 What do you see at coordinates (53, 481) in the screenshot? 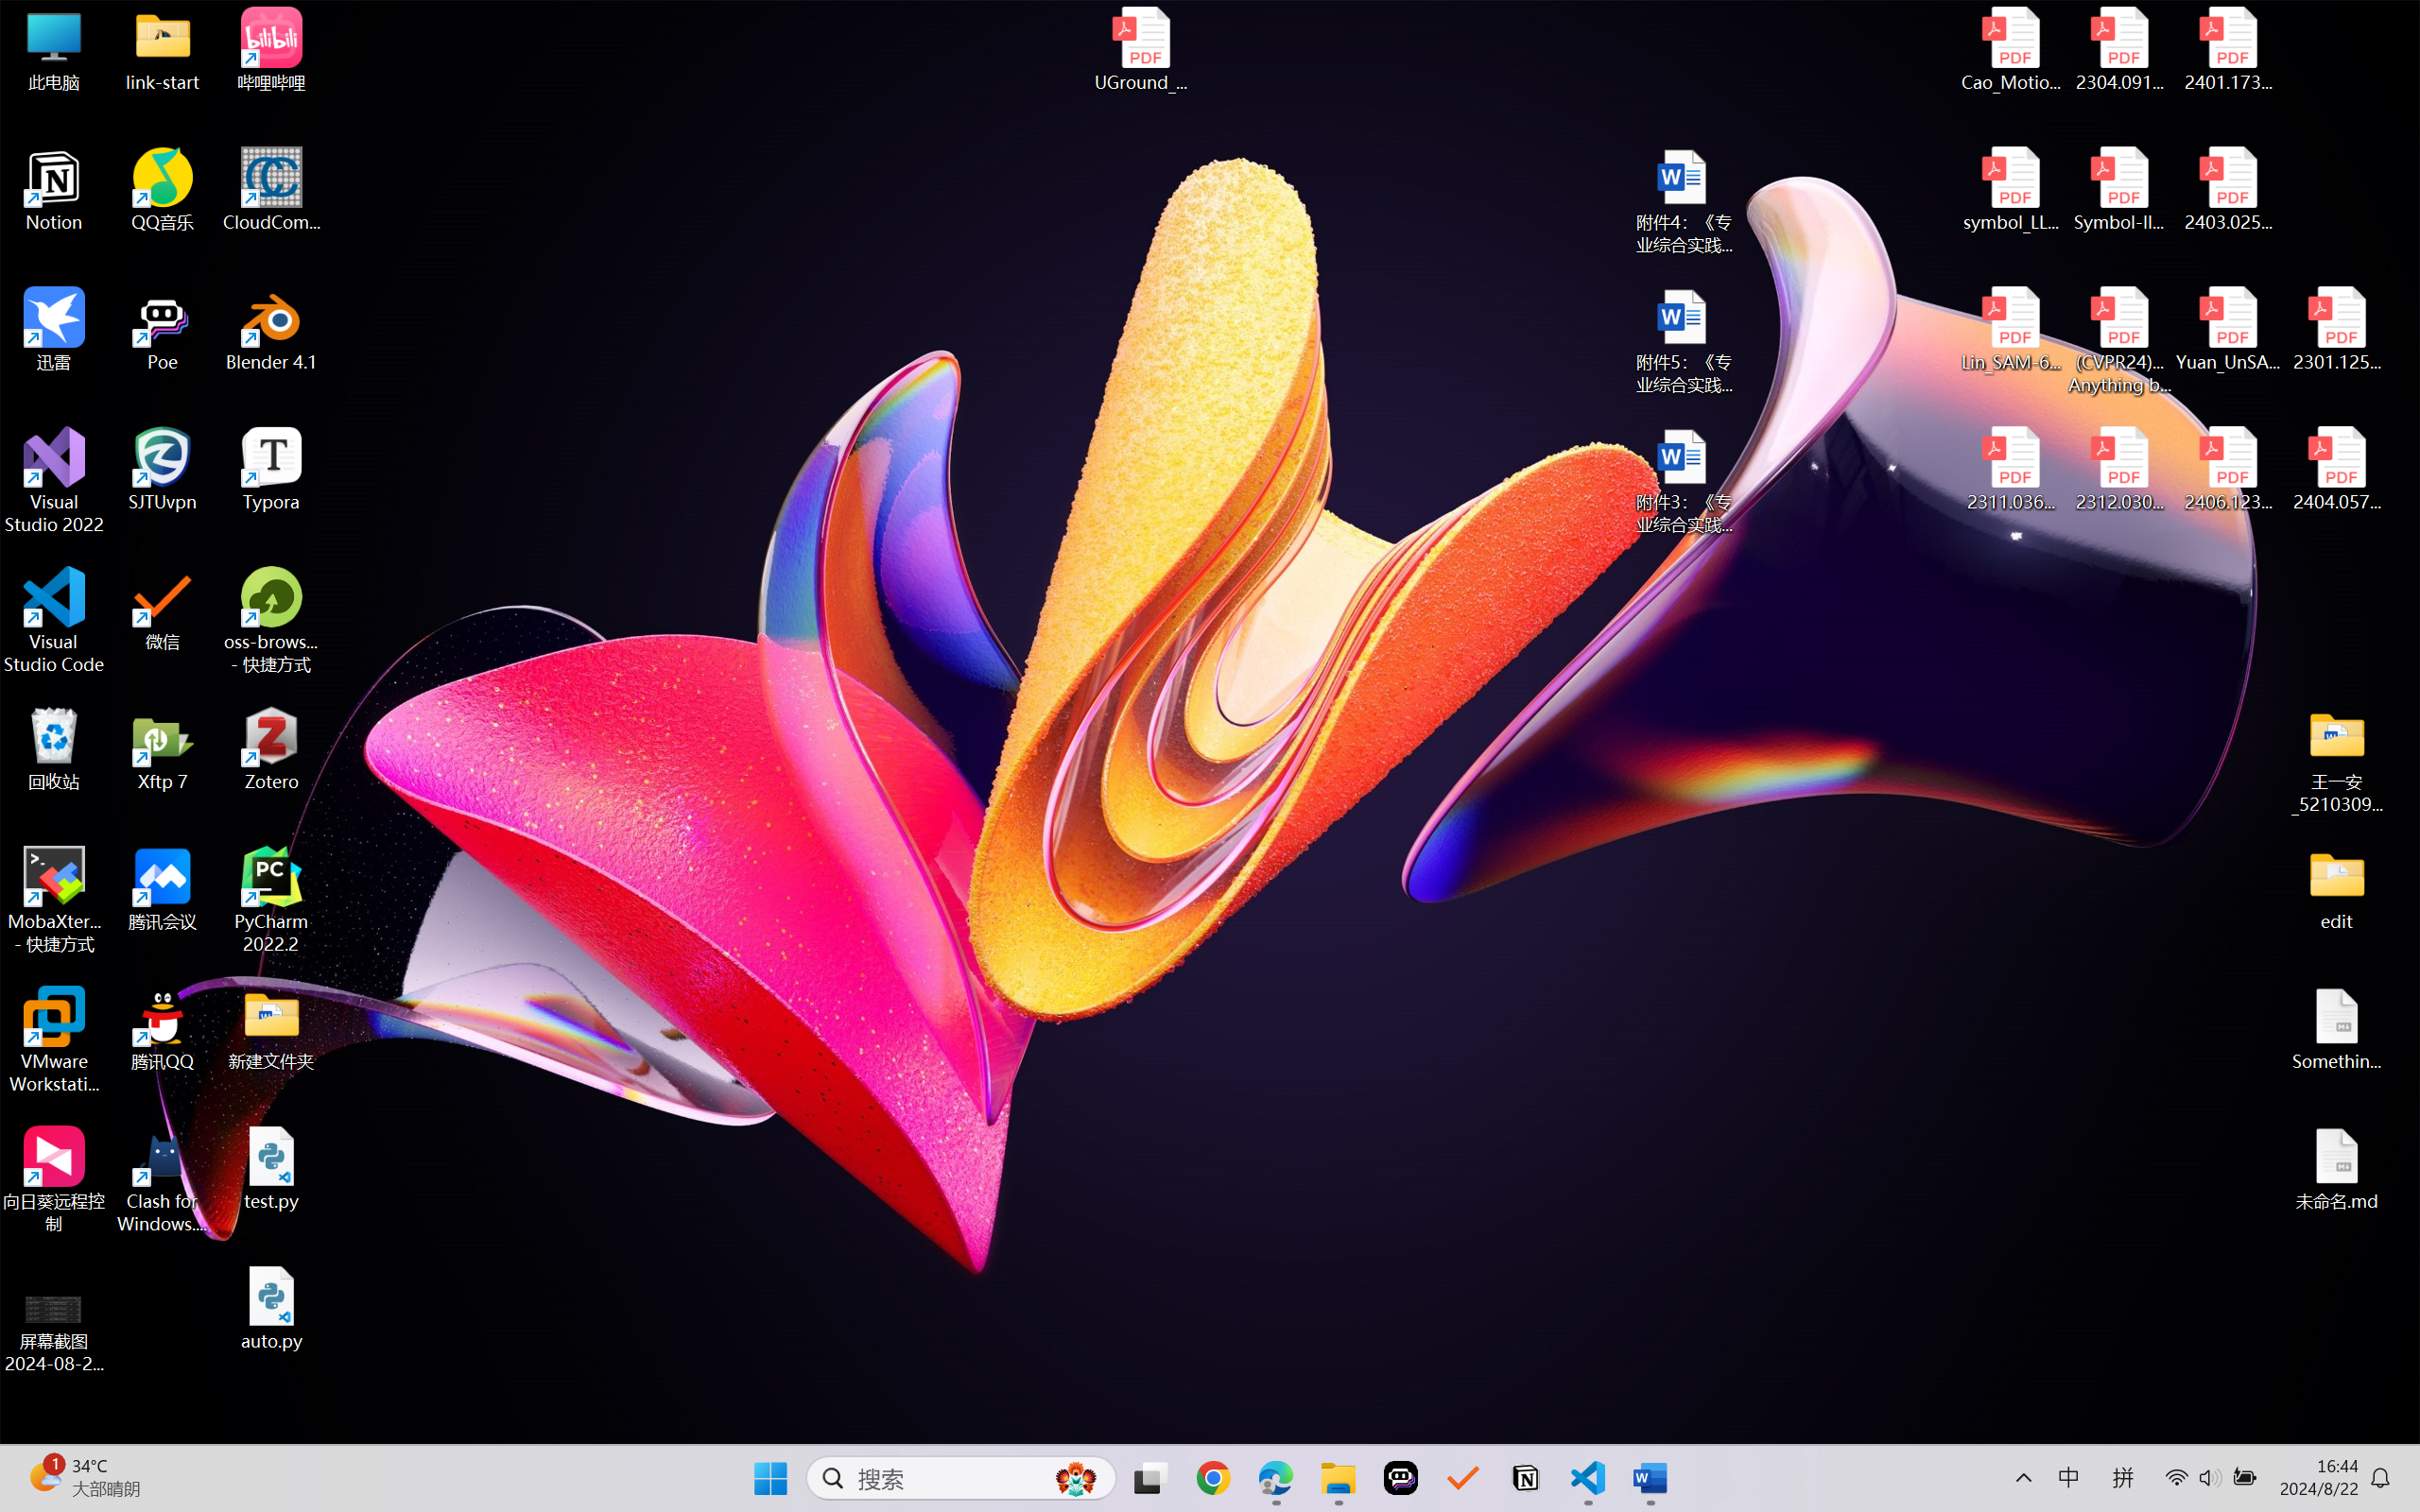
I see `'Visual Studio 2022'` at bounding box center [53, 481].